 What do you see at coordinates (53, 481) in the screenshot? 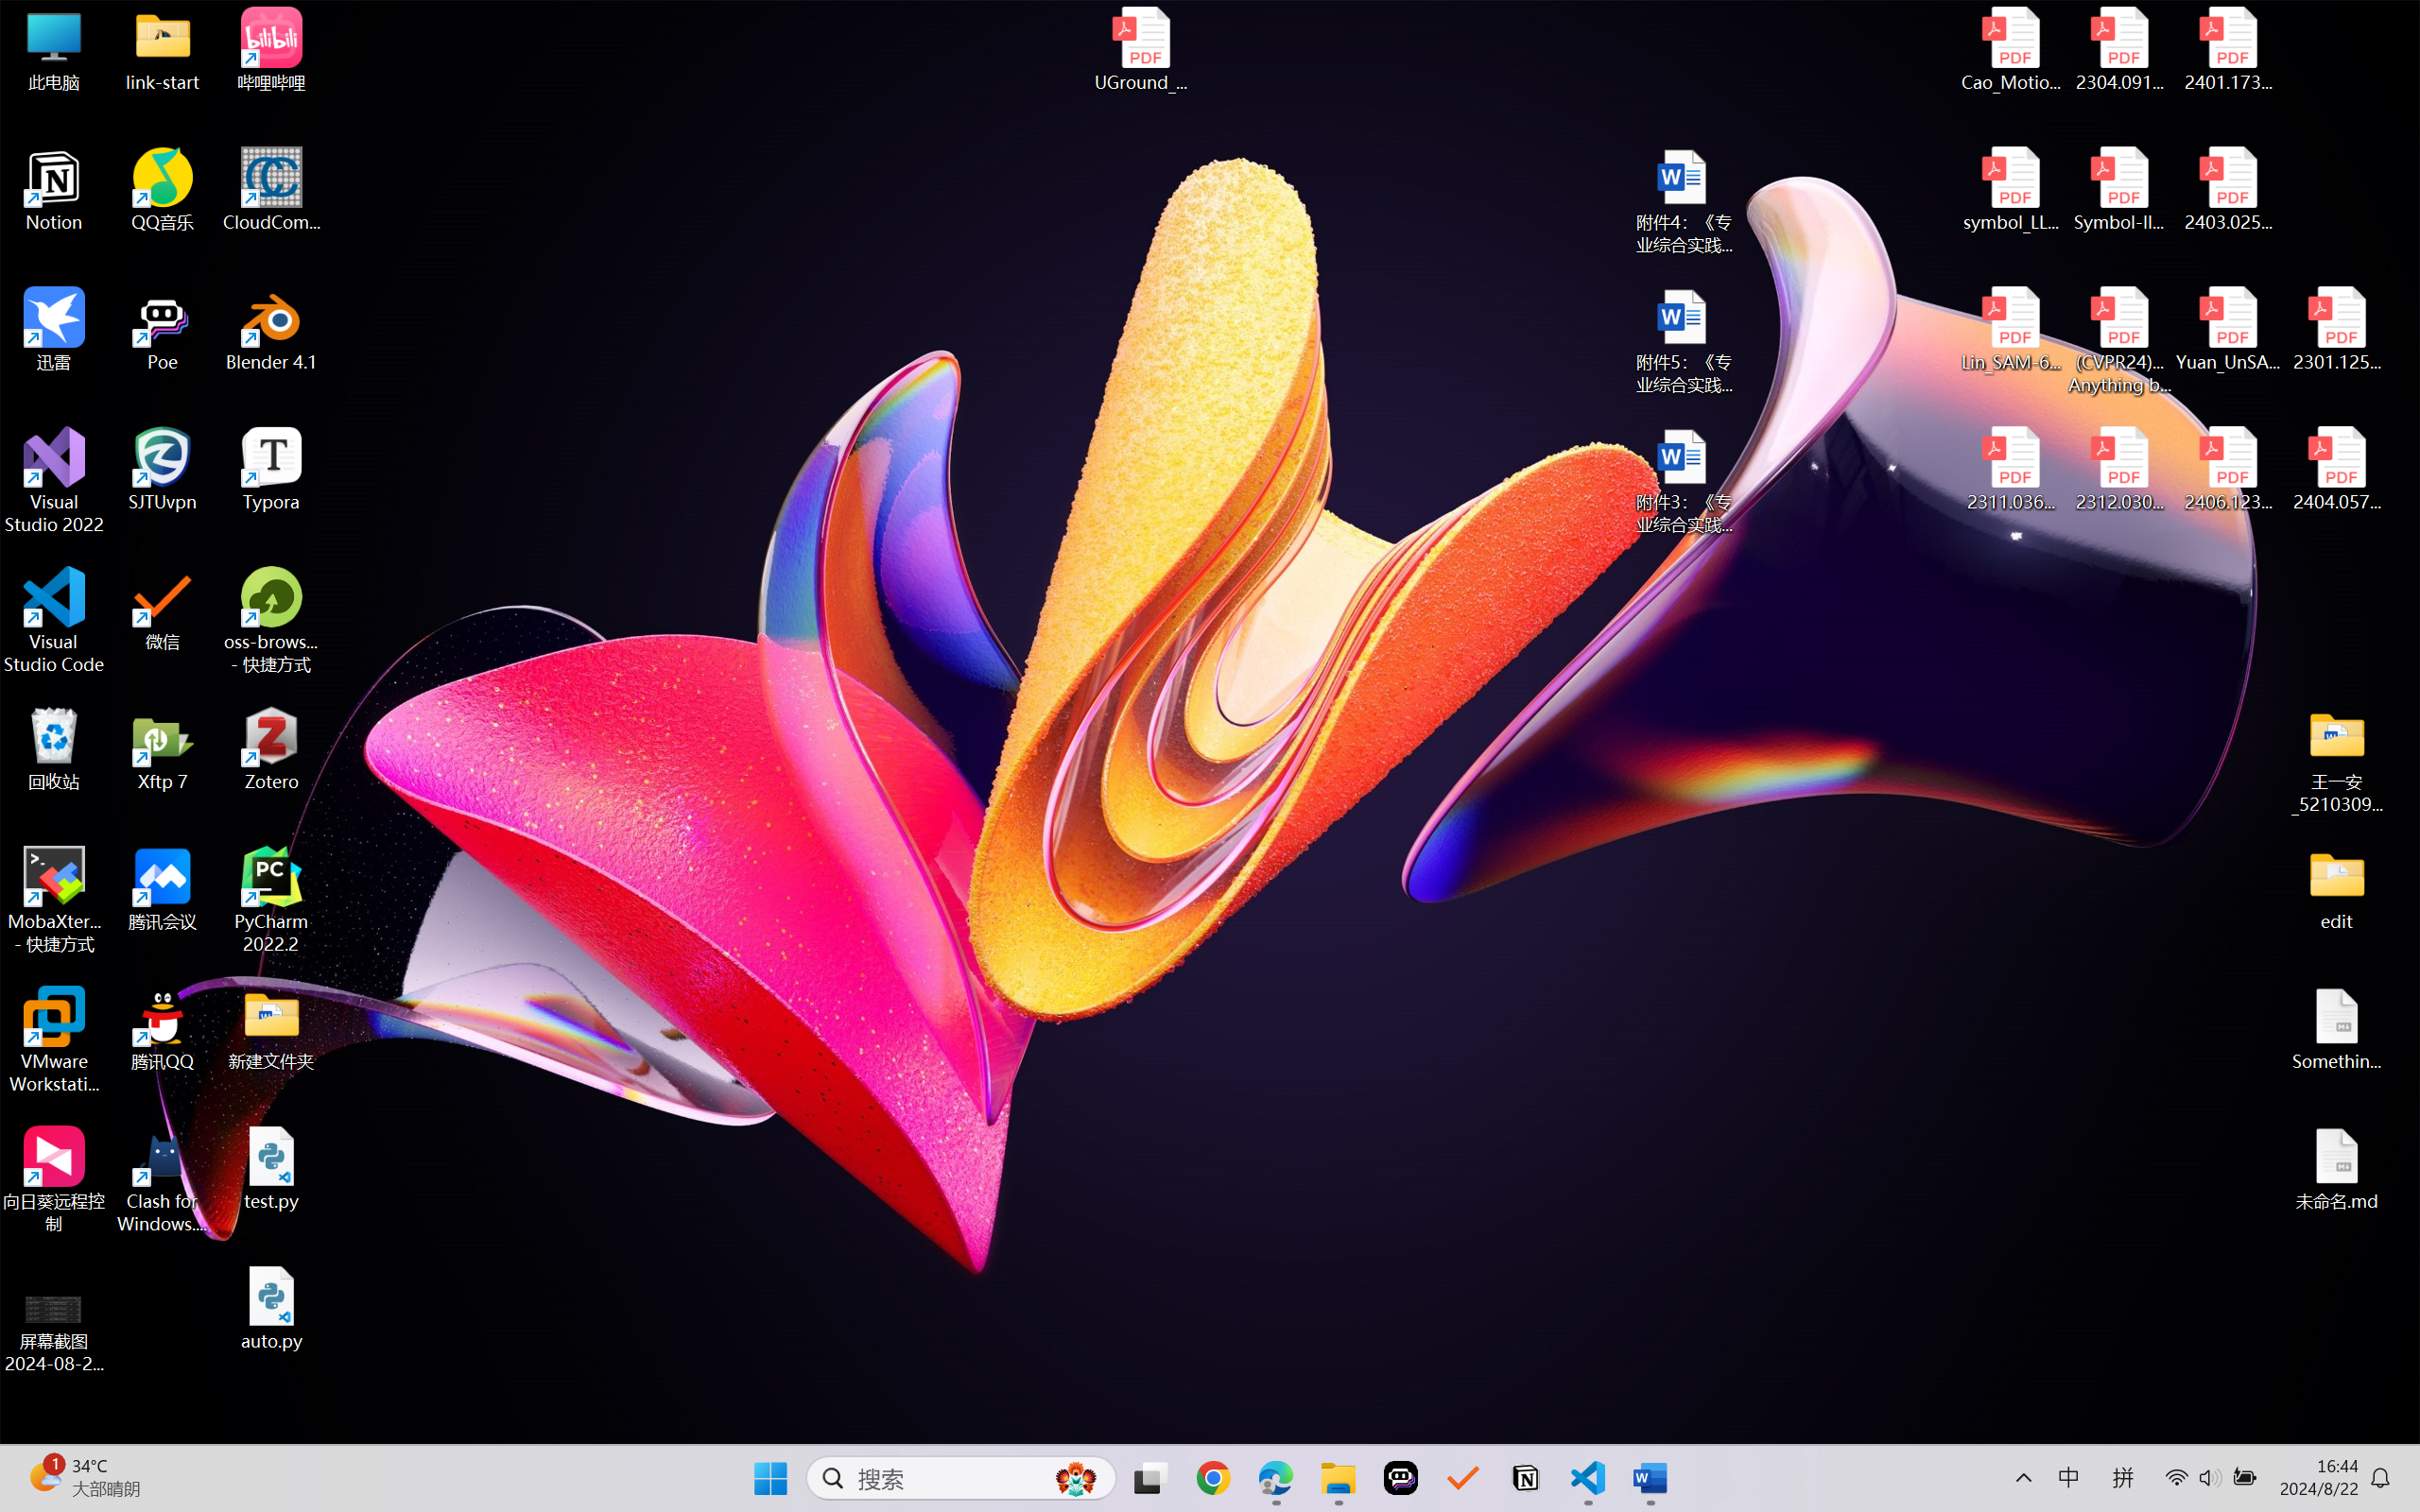
I see `'Visual Studio 2022'` at bounding box center [53, 481].